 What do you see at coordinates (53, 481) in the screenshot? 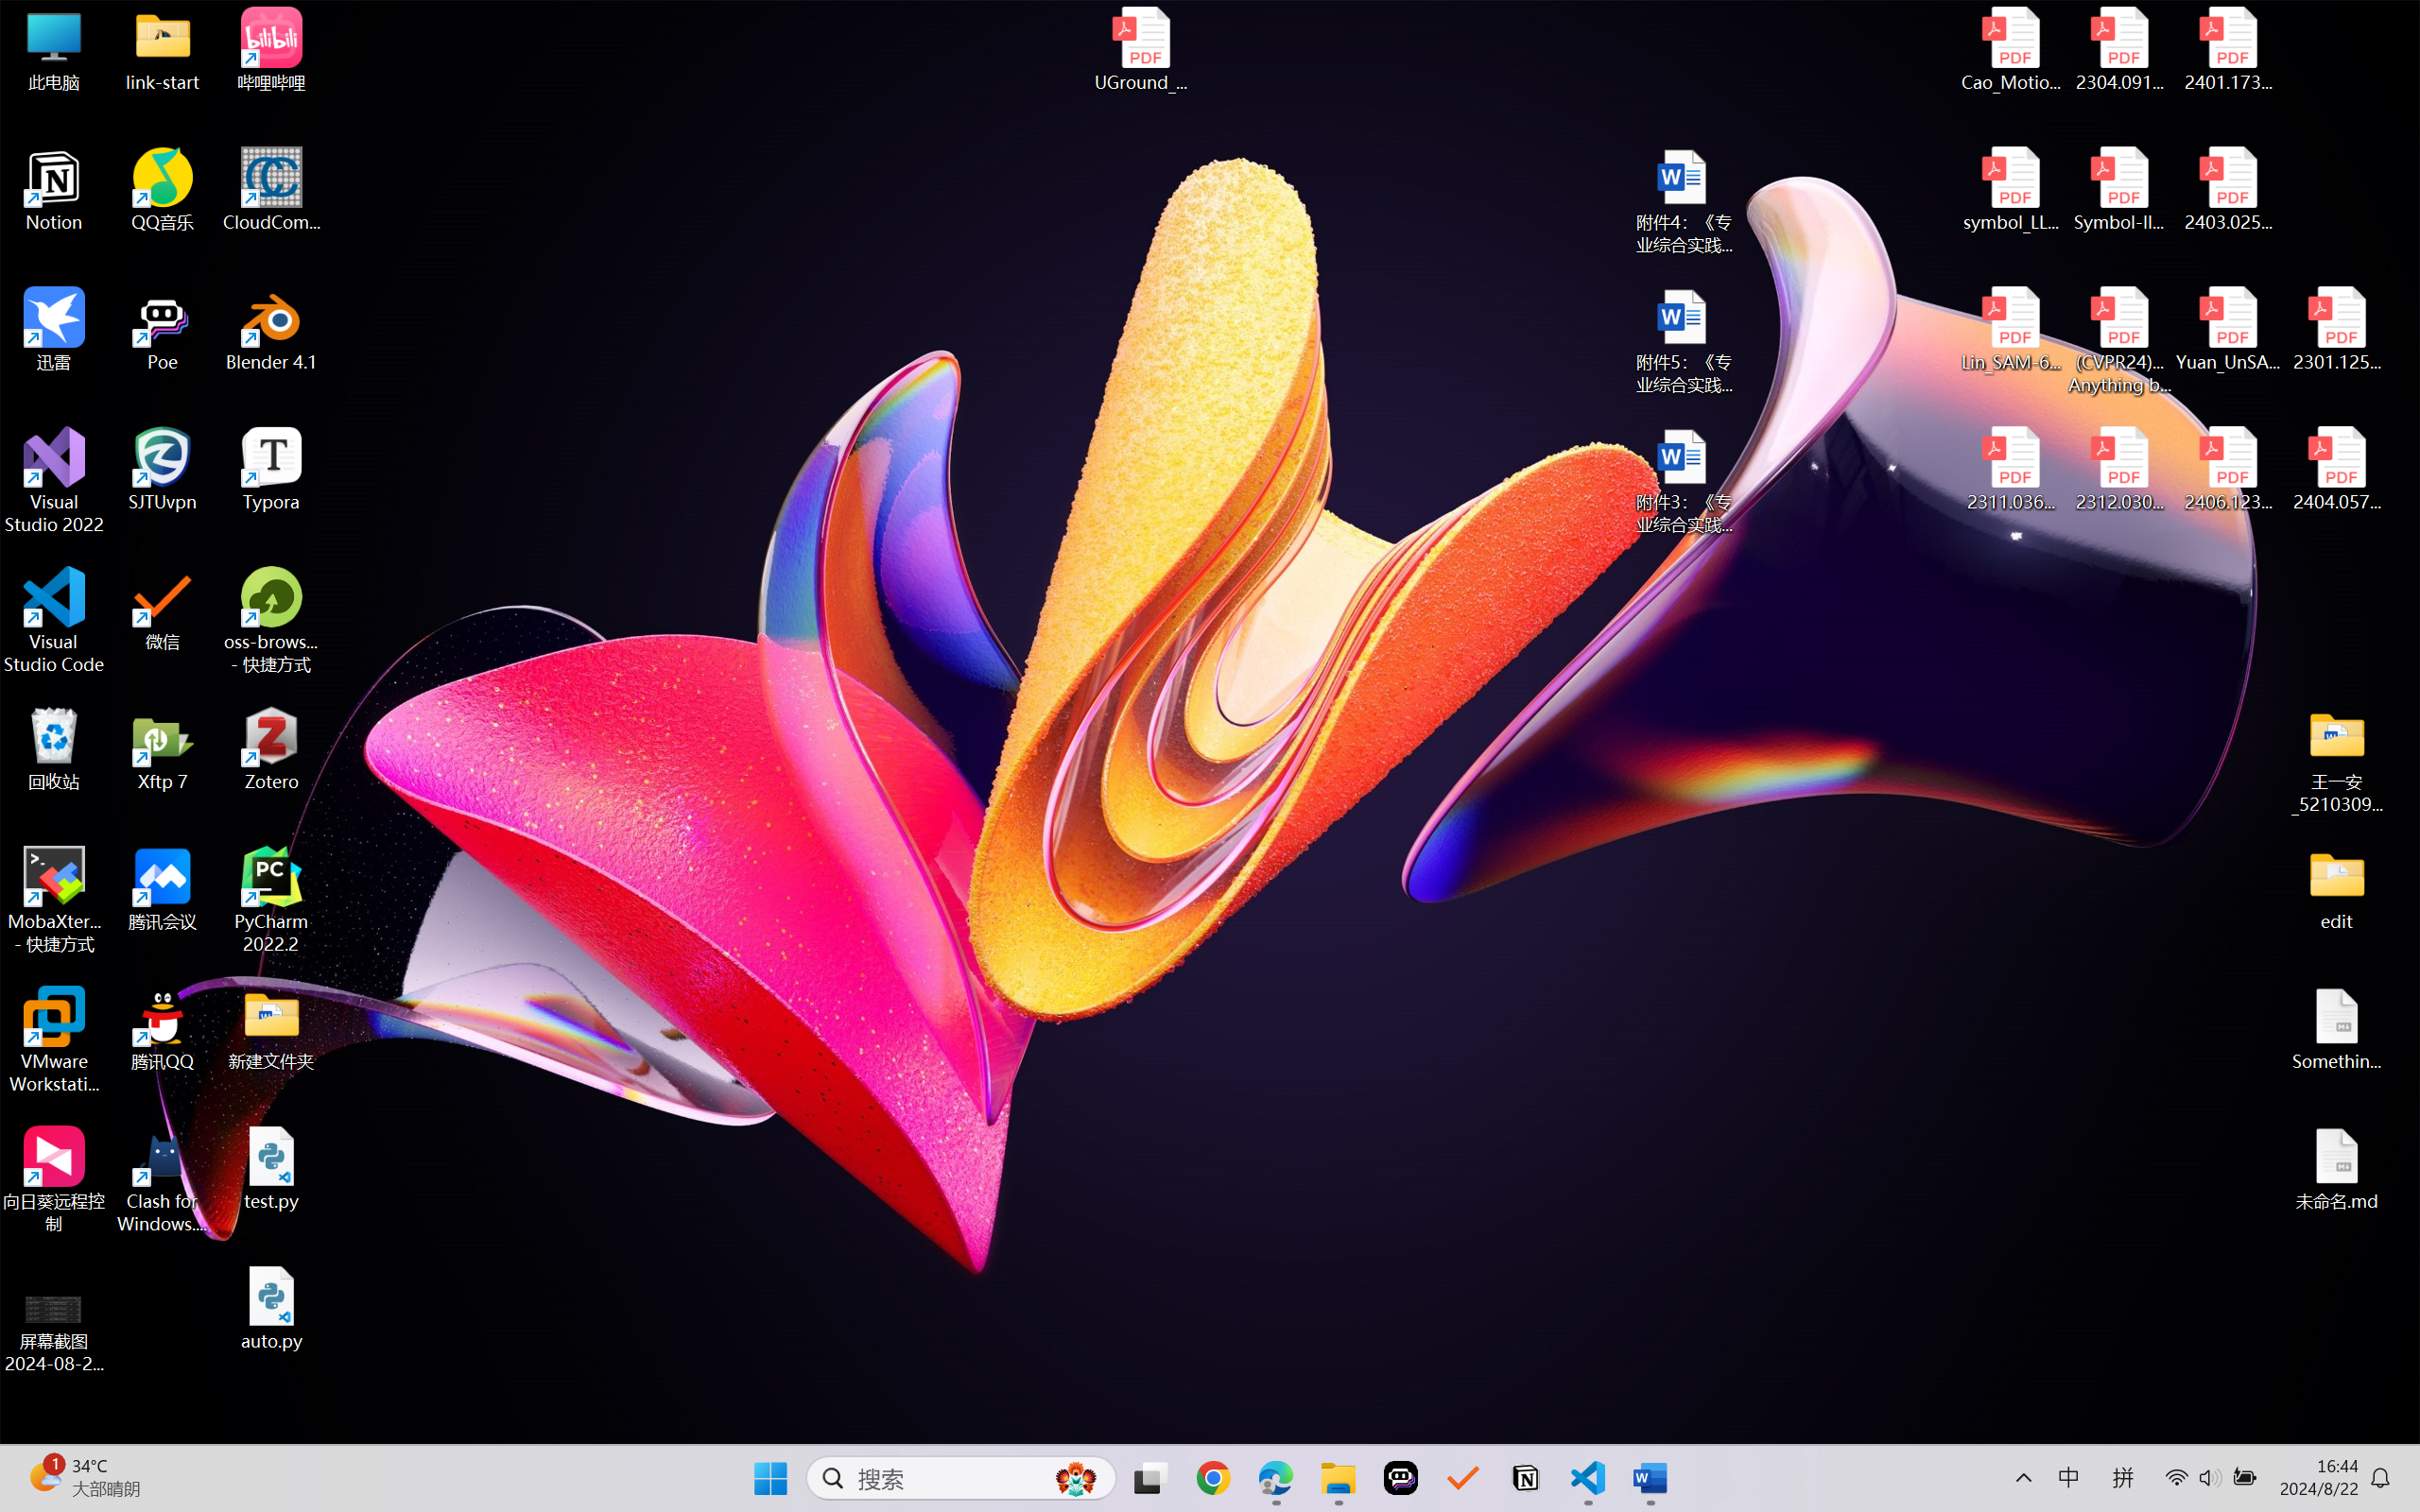
I see `'Visual Studio 2022'` at bounding box center [53, 481].